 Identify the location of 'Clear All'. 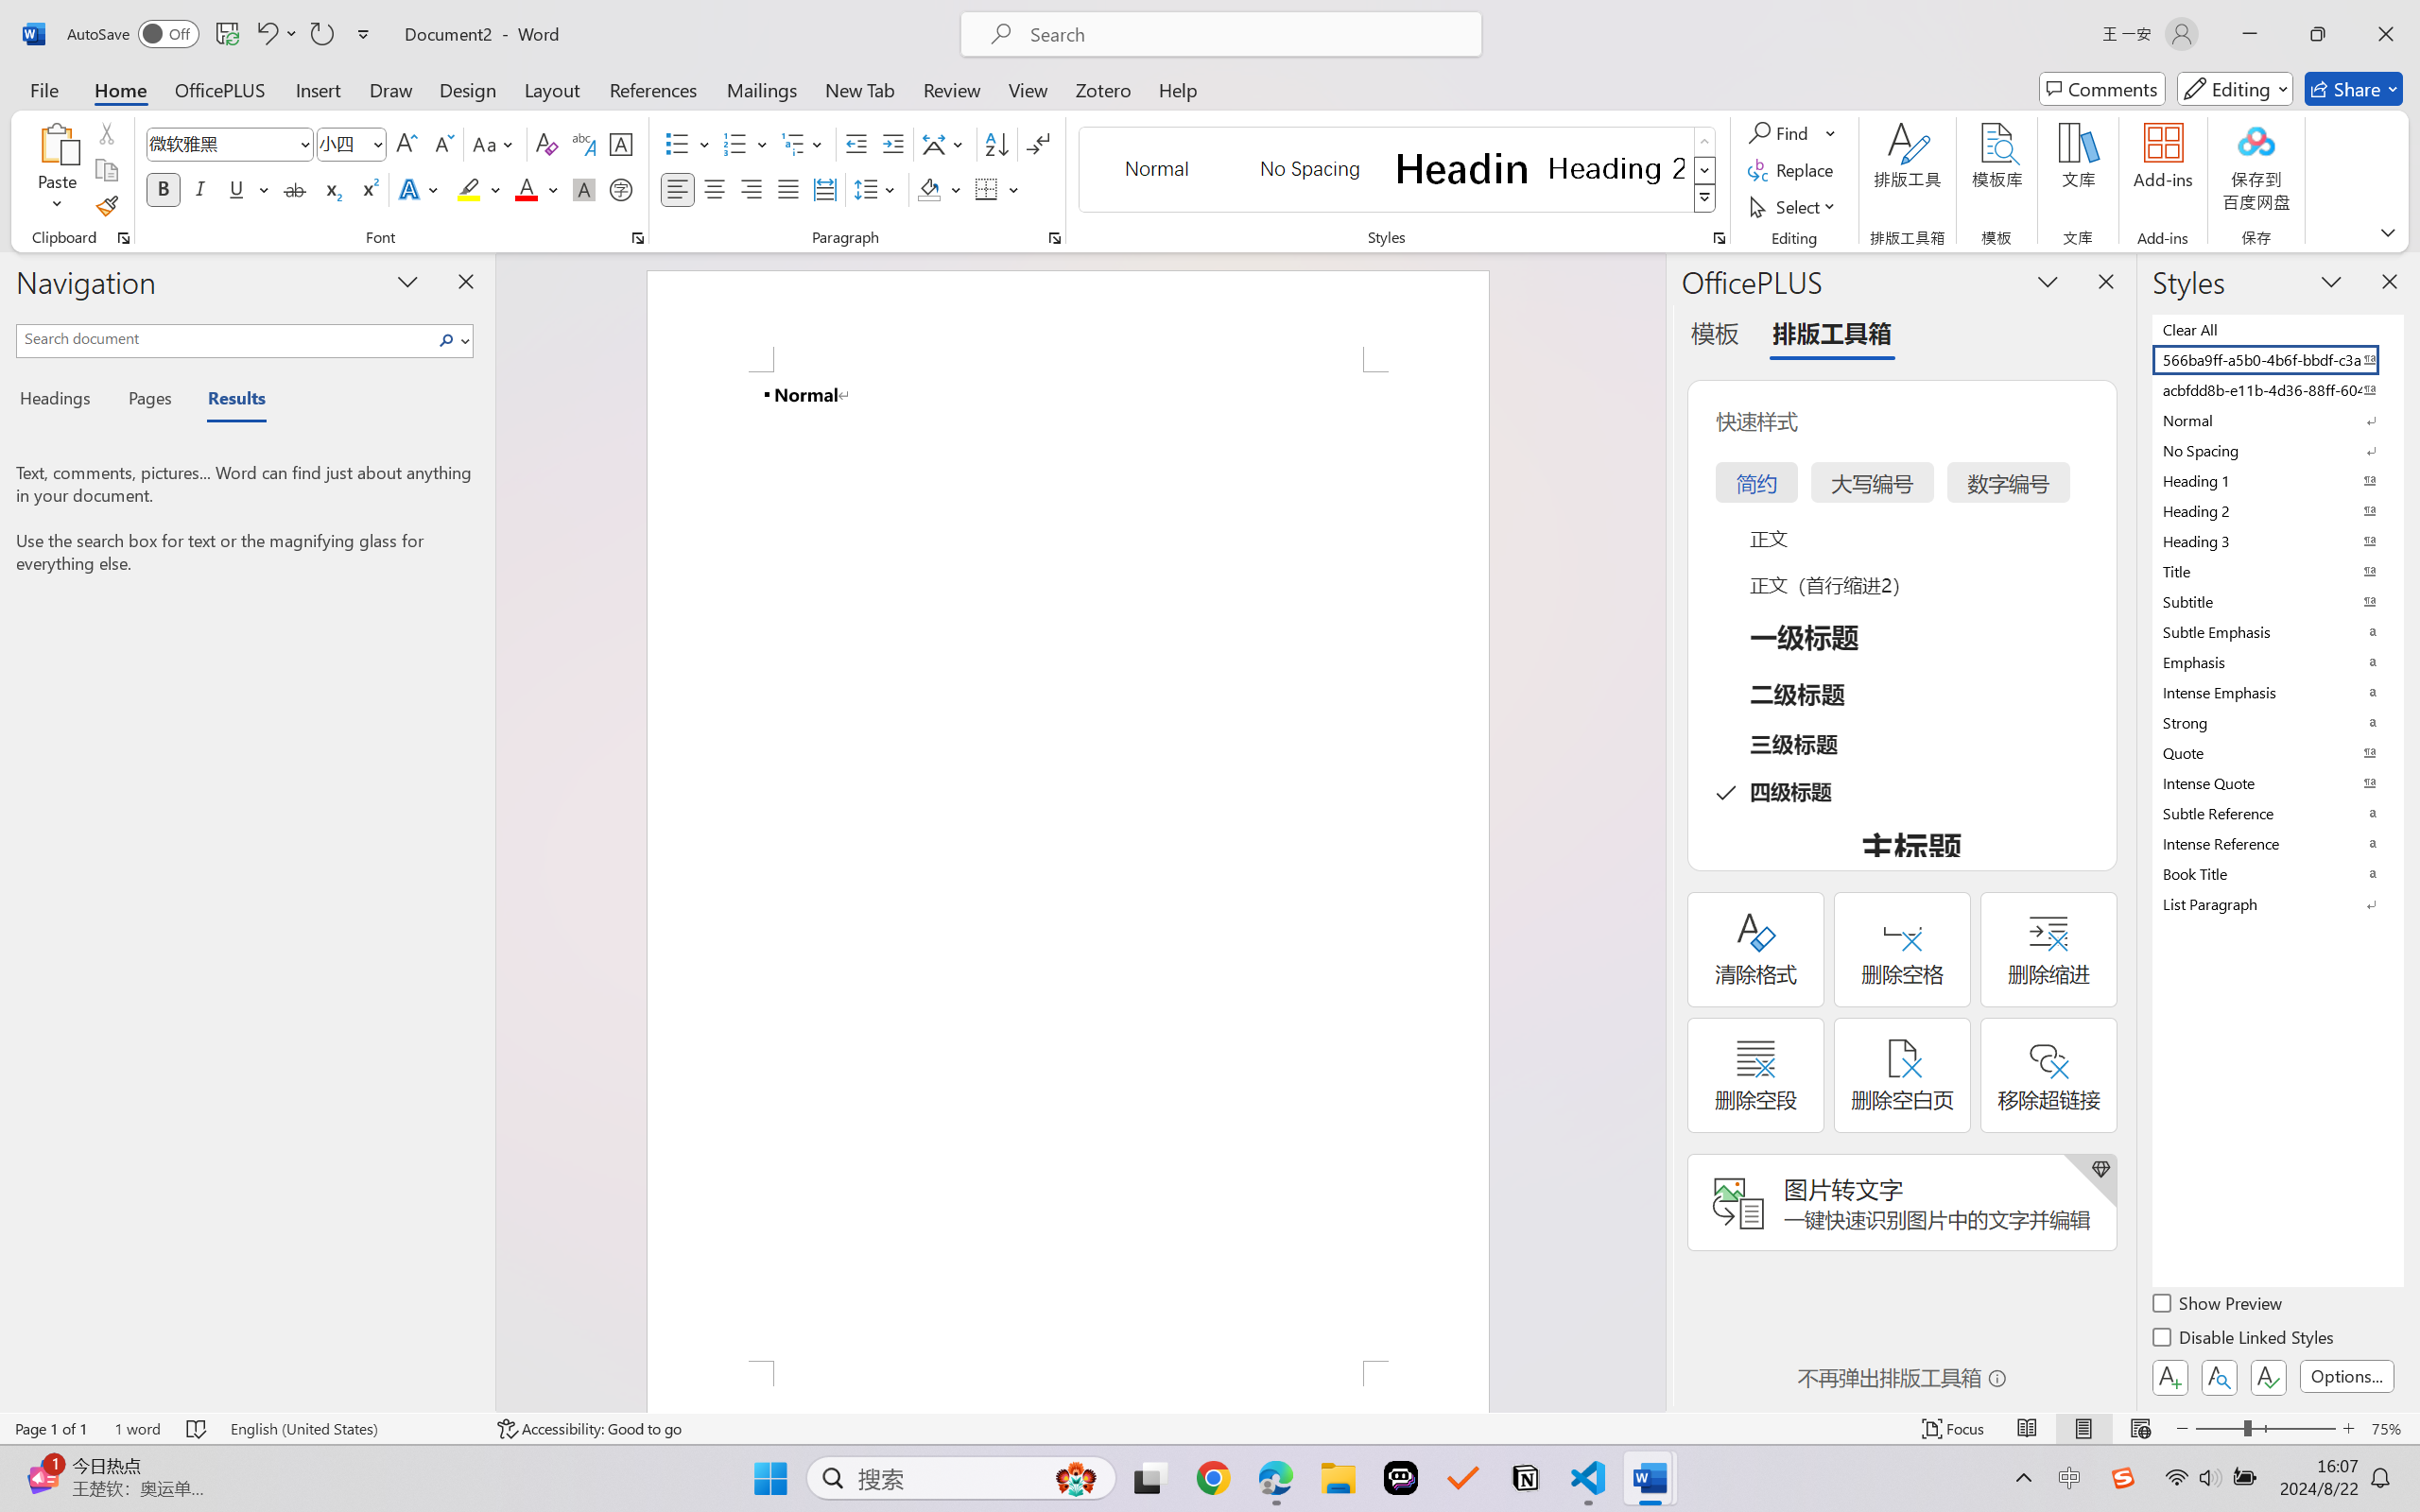
(2275, 328).